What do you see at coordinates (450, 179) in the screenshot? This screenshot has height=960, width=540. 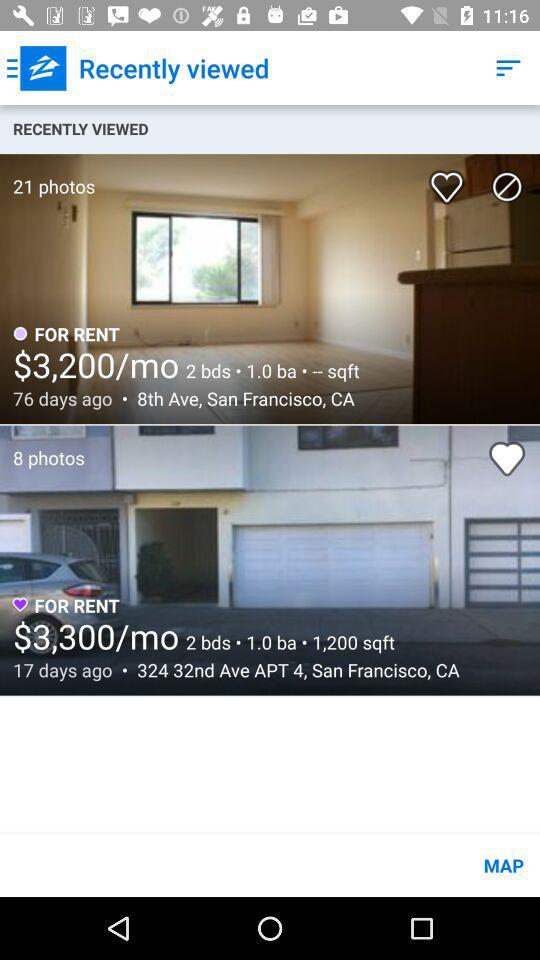 I see `the icon to the right of 21 photos` at bounding box center [450, 179].